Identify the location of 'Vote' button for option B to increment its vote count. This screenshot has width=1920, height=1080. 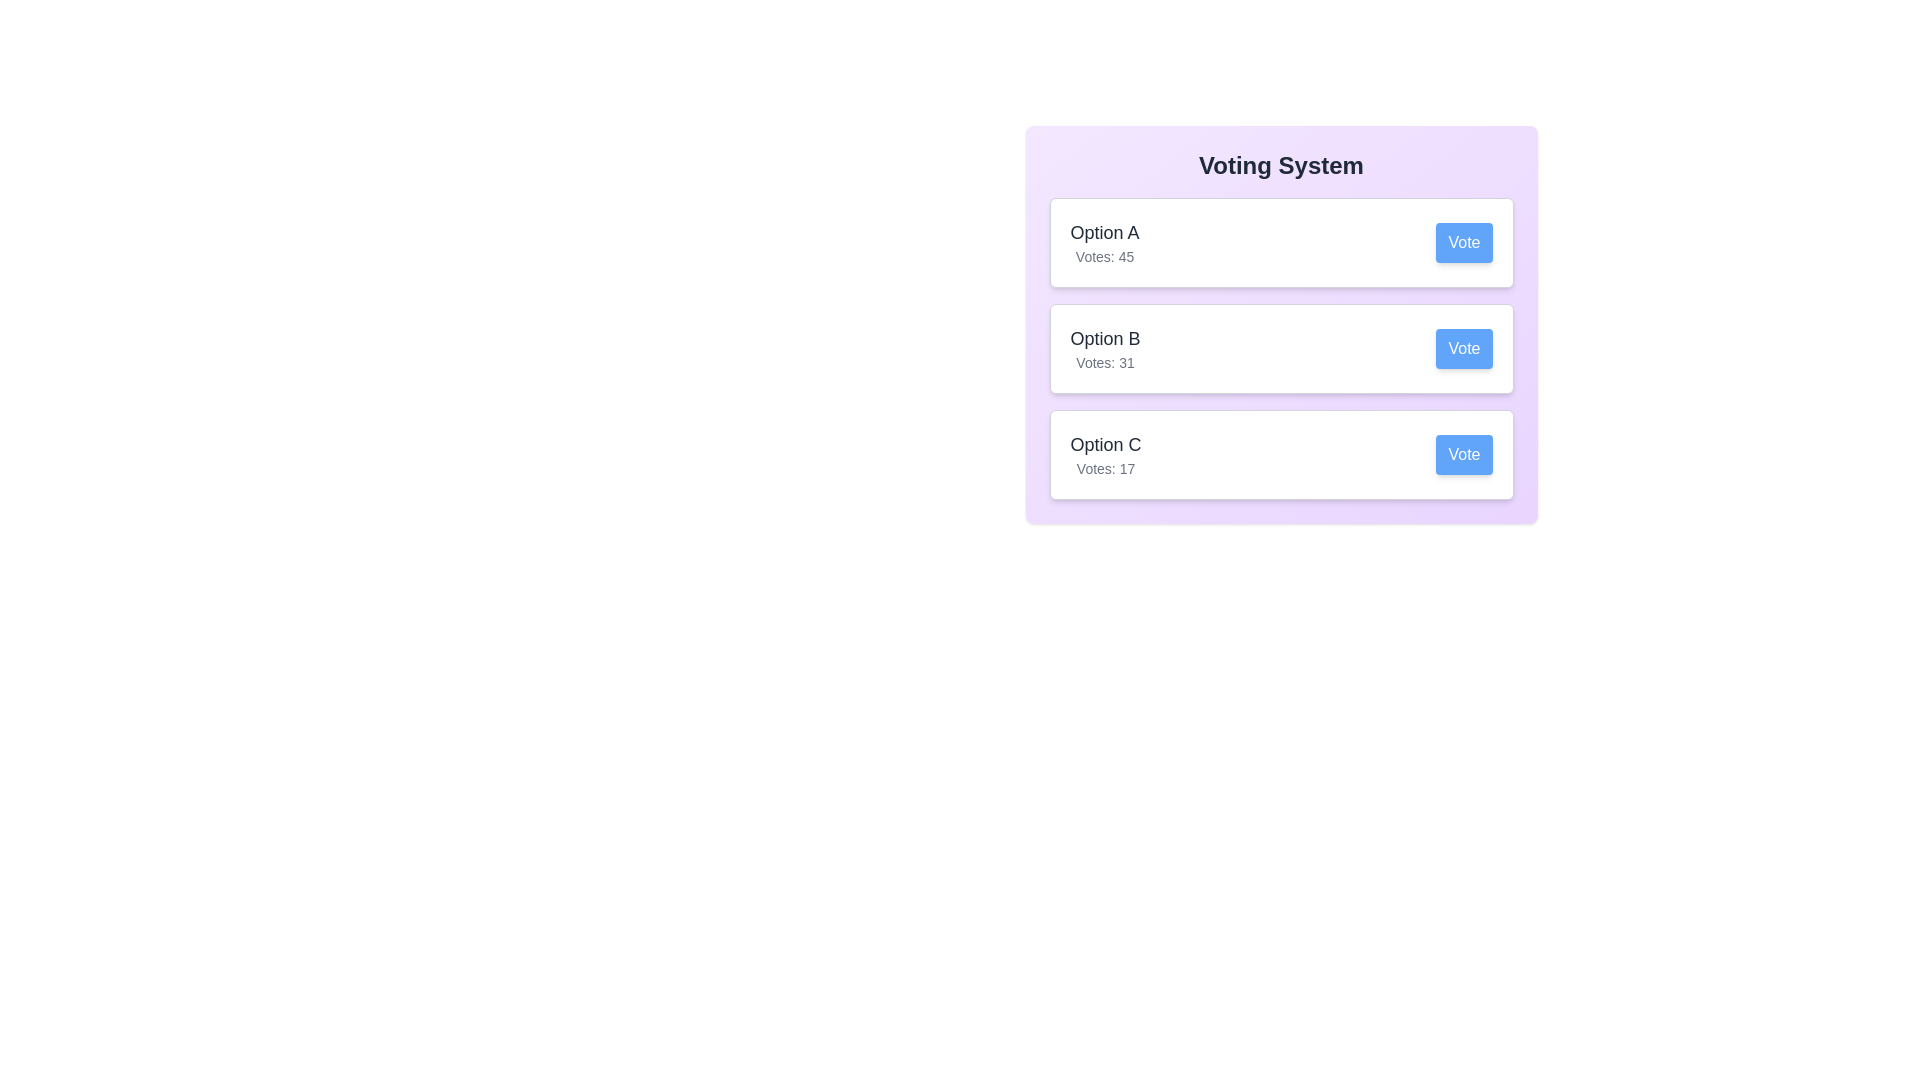
(1464, 347).